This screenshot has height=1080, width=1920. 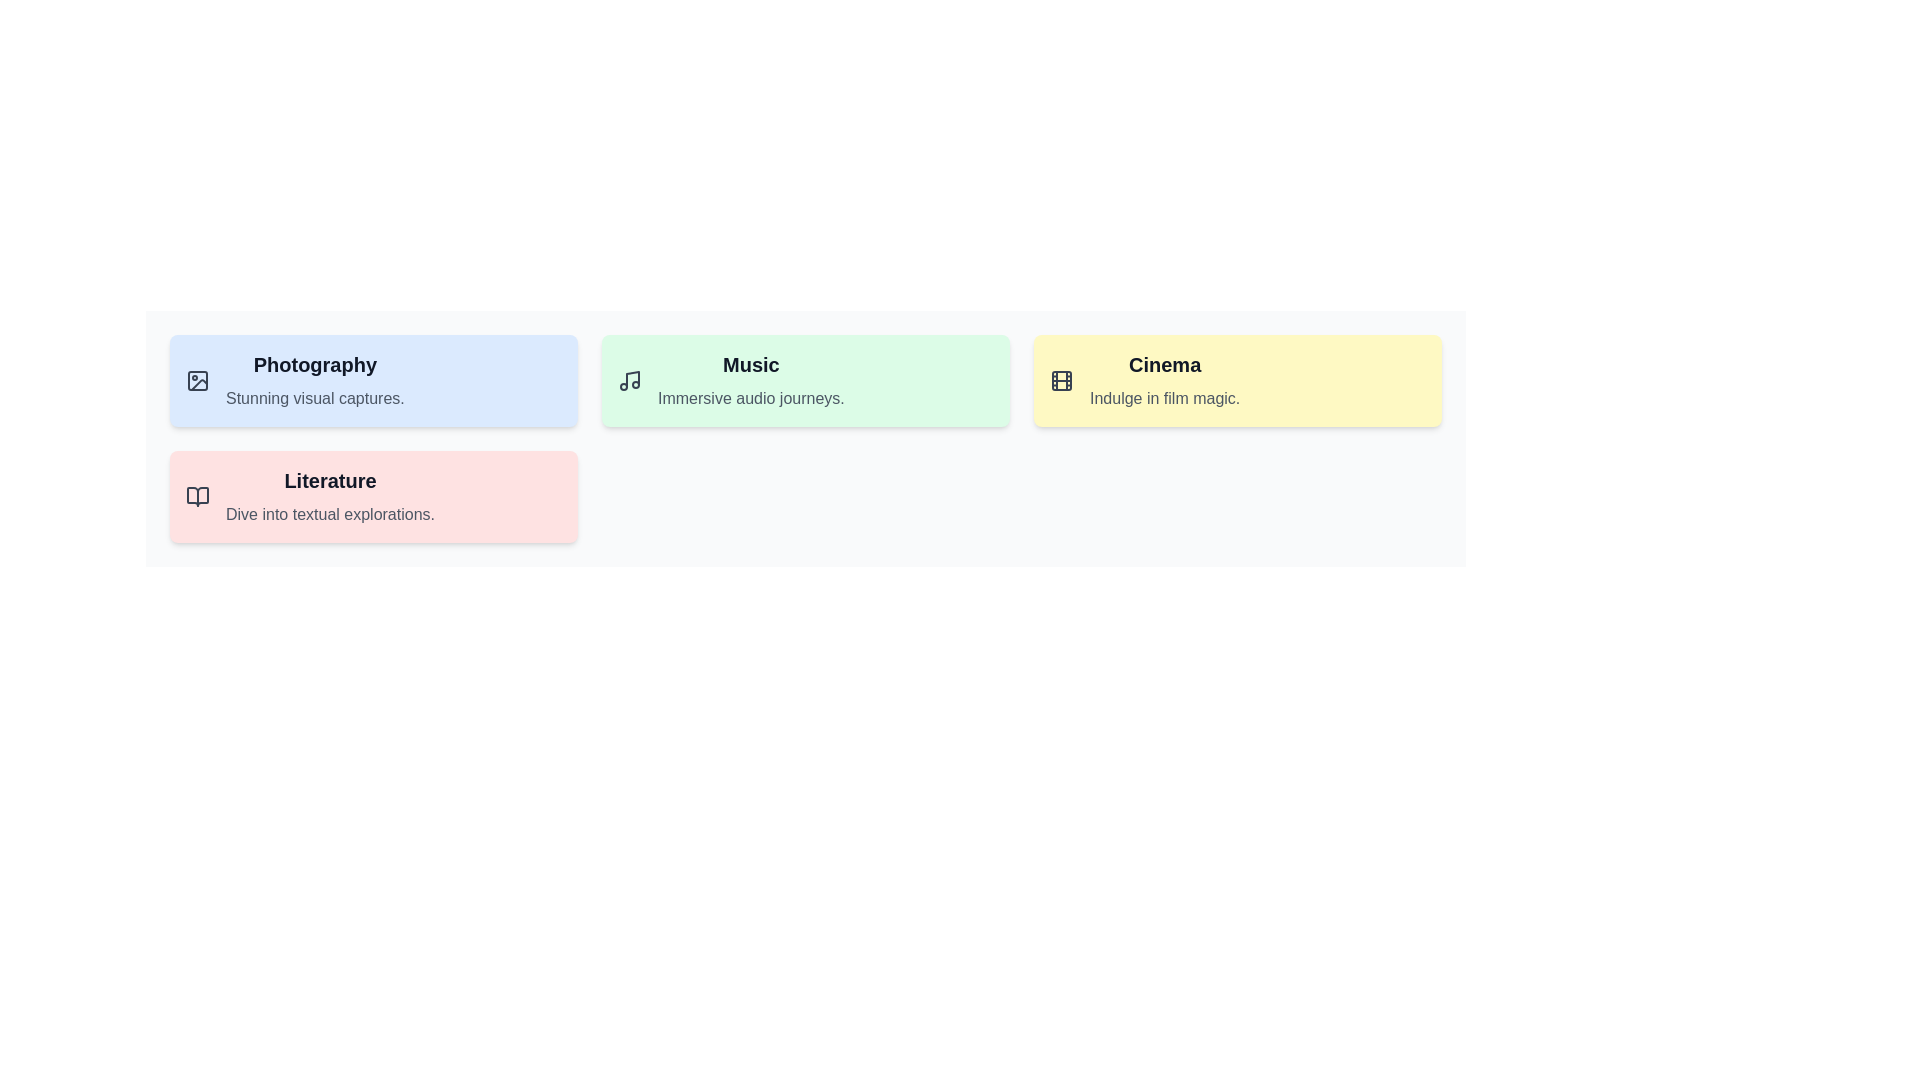 I want to click on the 'Literature' header text, which is a bold, larger font title in dark gray color on a light pink background, positioned centrally above a descriptive text, so click(x=330, y=481).